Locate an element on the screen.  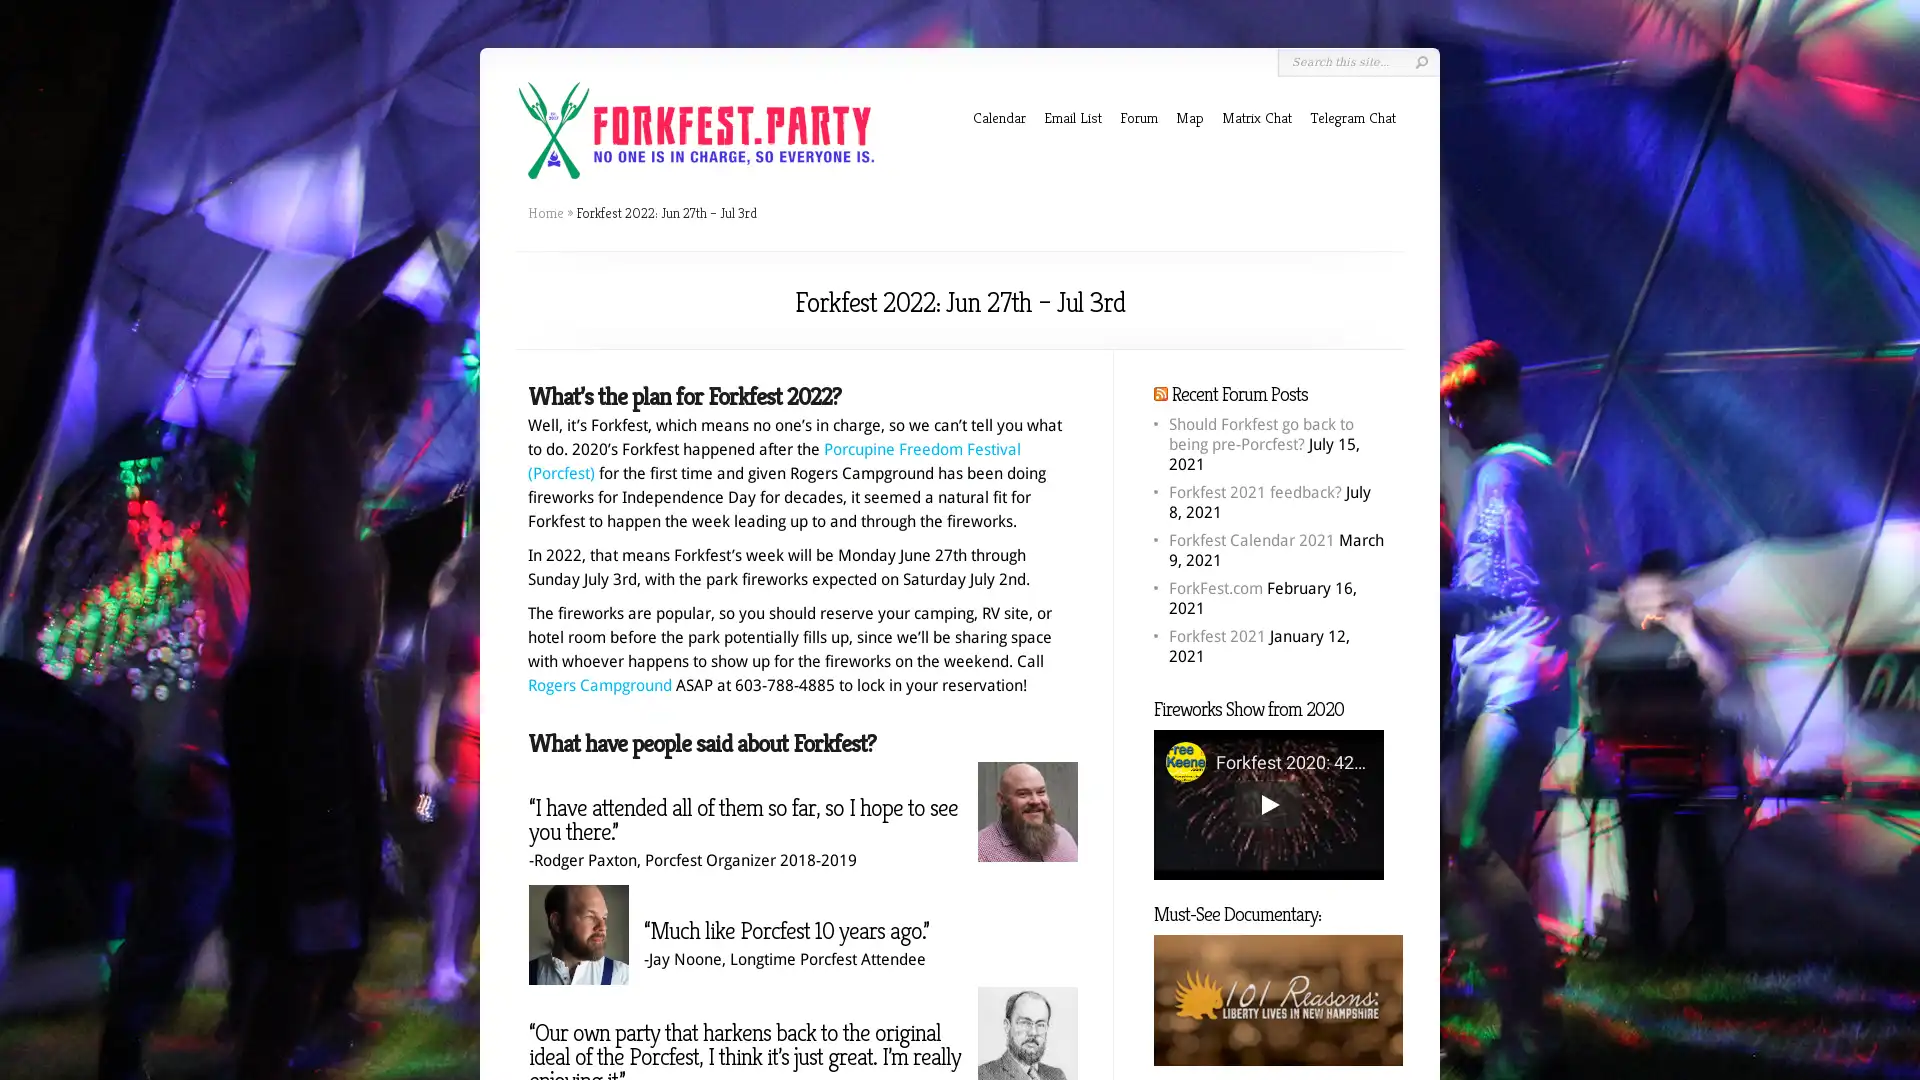
Submit is located at coordinates (1420, 61).